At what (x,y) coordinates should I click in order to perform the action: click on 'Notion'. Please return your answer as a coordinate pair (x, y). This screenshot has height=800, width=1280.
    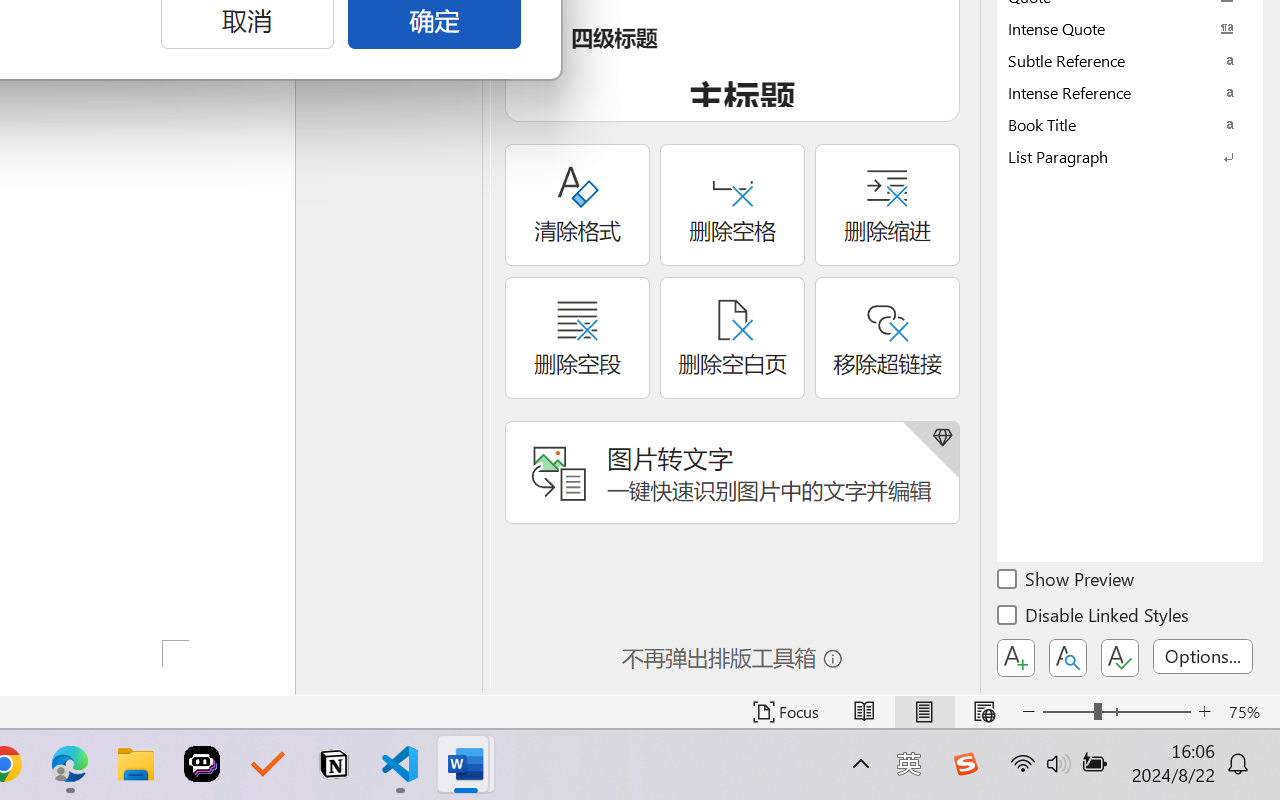
    Looking at the image, I should click on (334, 764).